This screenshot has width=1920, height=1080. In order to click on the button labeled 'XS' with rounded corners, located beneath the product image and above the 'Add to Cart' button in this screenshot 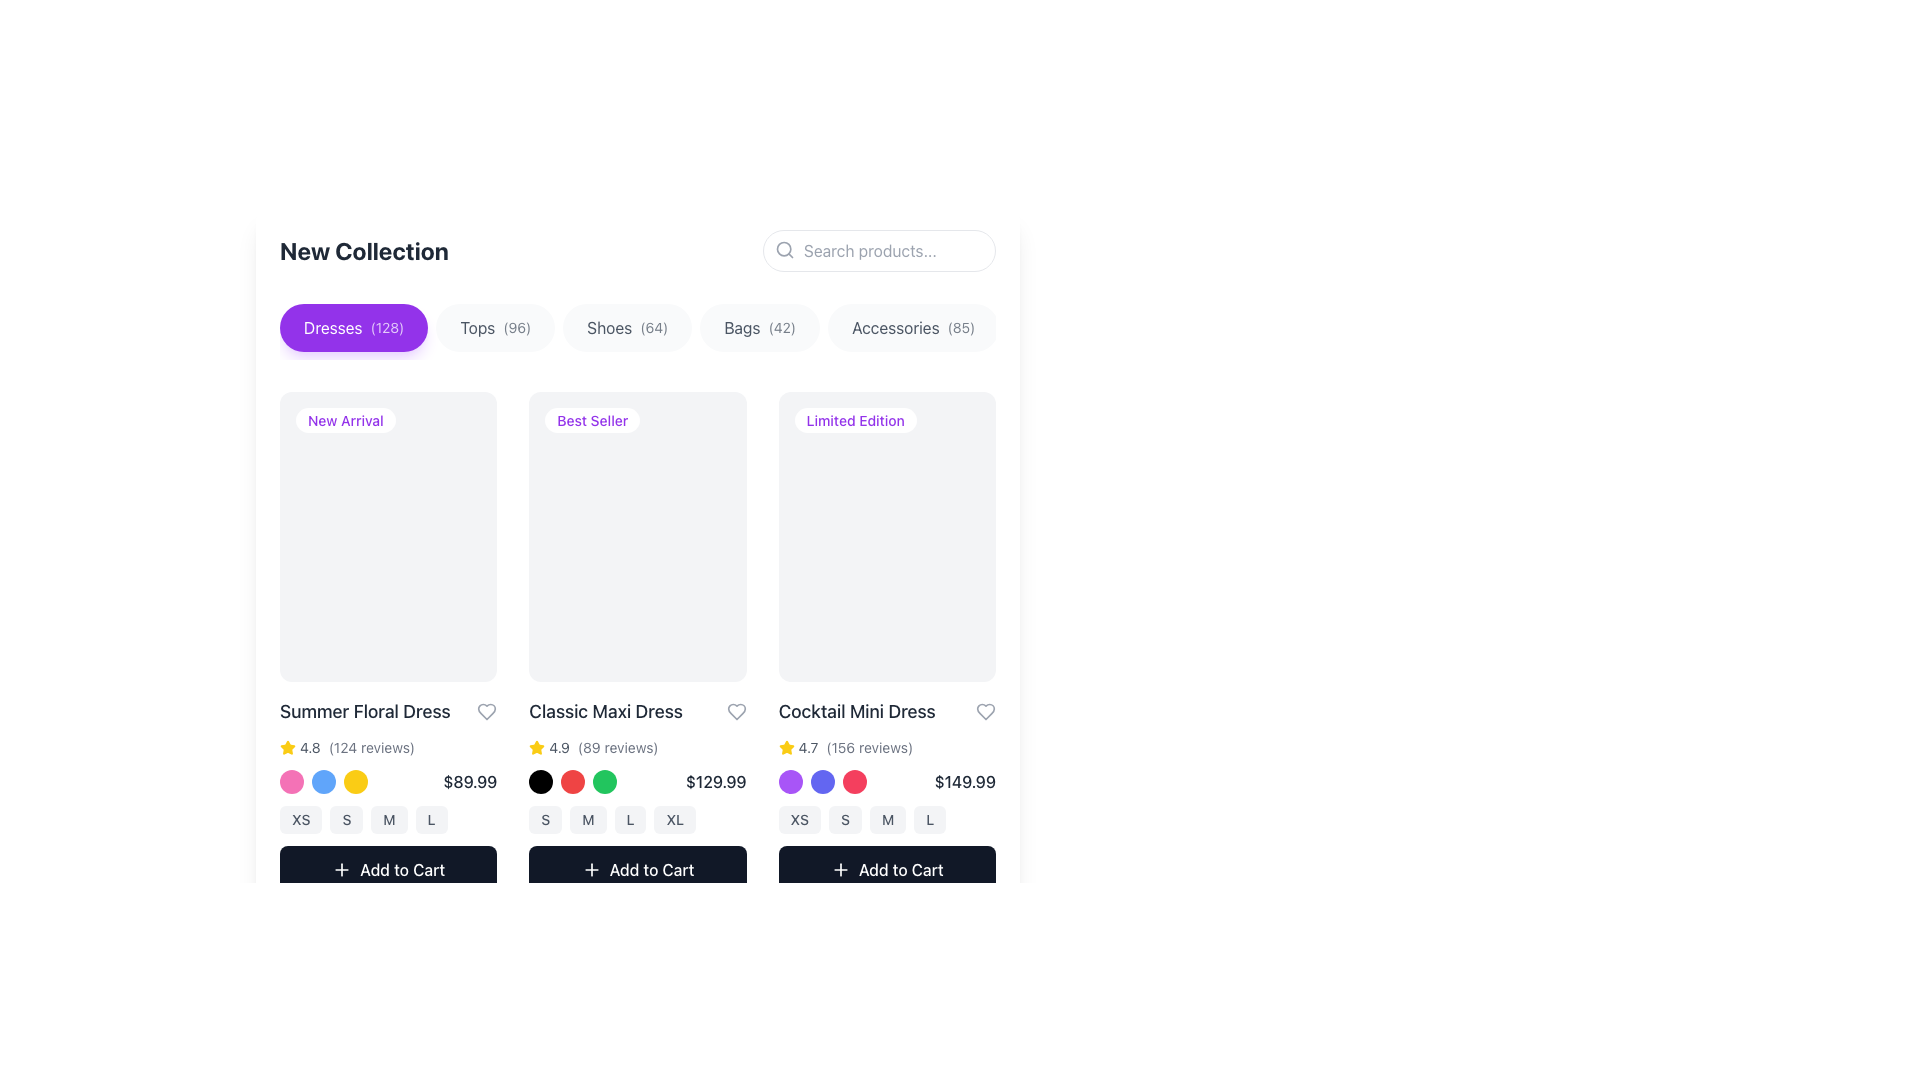, I will do `click(798, 819)`.